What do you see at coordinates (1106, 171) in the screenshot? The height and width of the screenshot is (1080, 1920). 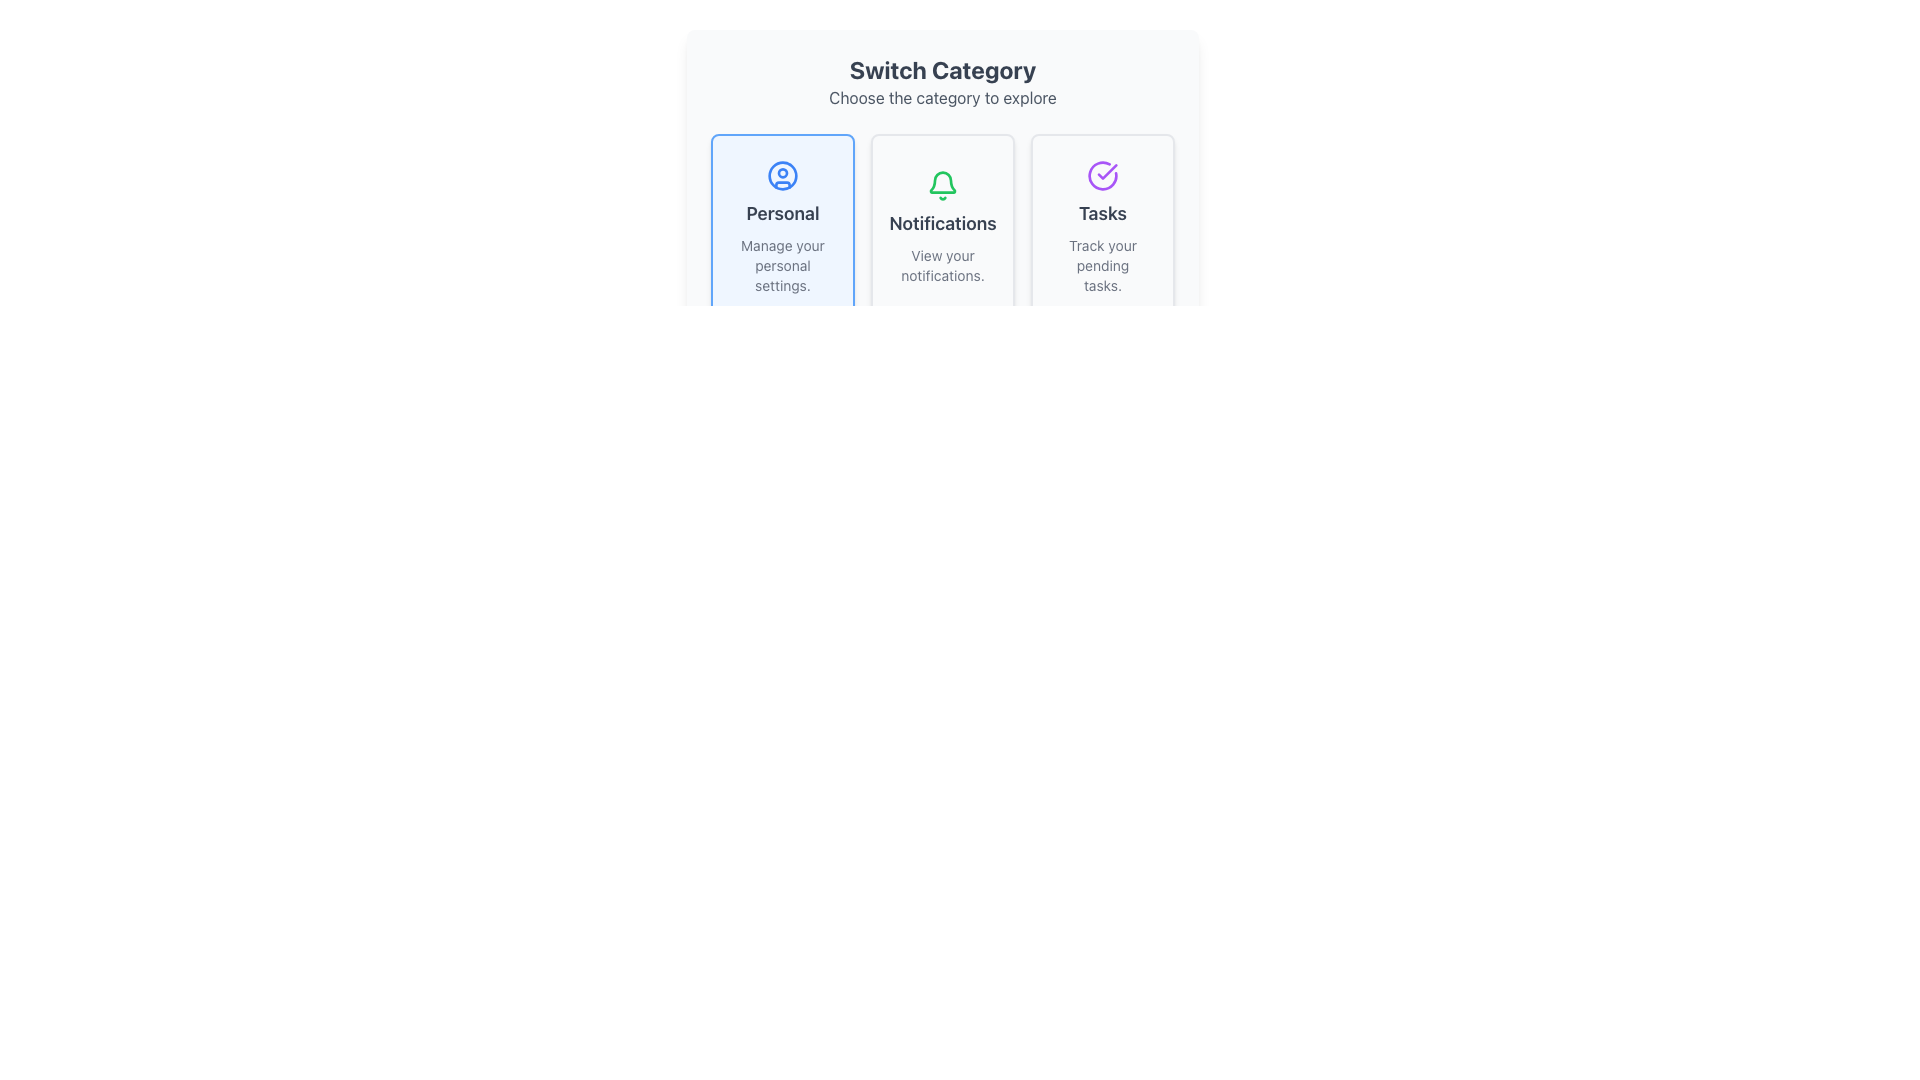 I see `the circular icon with a checkmark that represents the confirmation of the 'Tasks' category, located on the rightmost section of the horizontal layout` at bounding box center [1106, 171].